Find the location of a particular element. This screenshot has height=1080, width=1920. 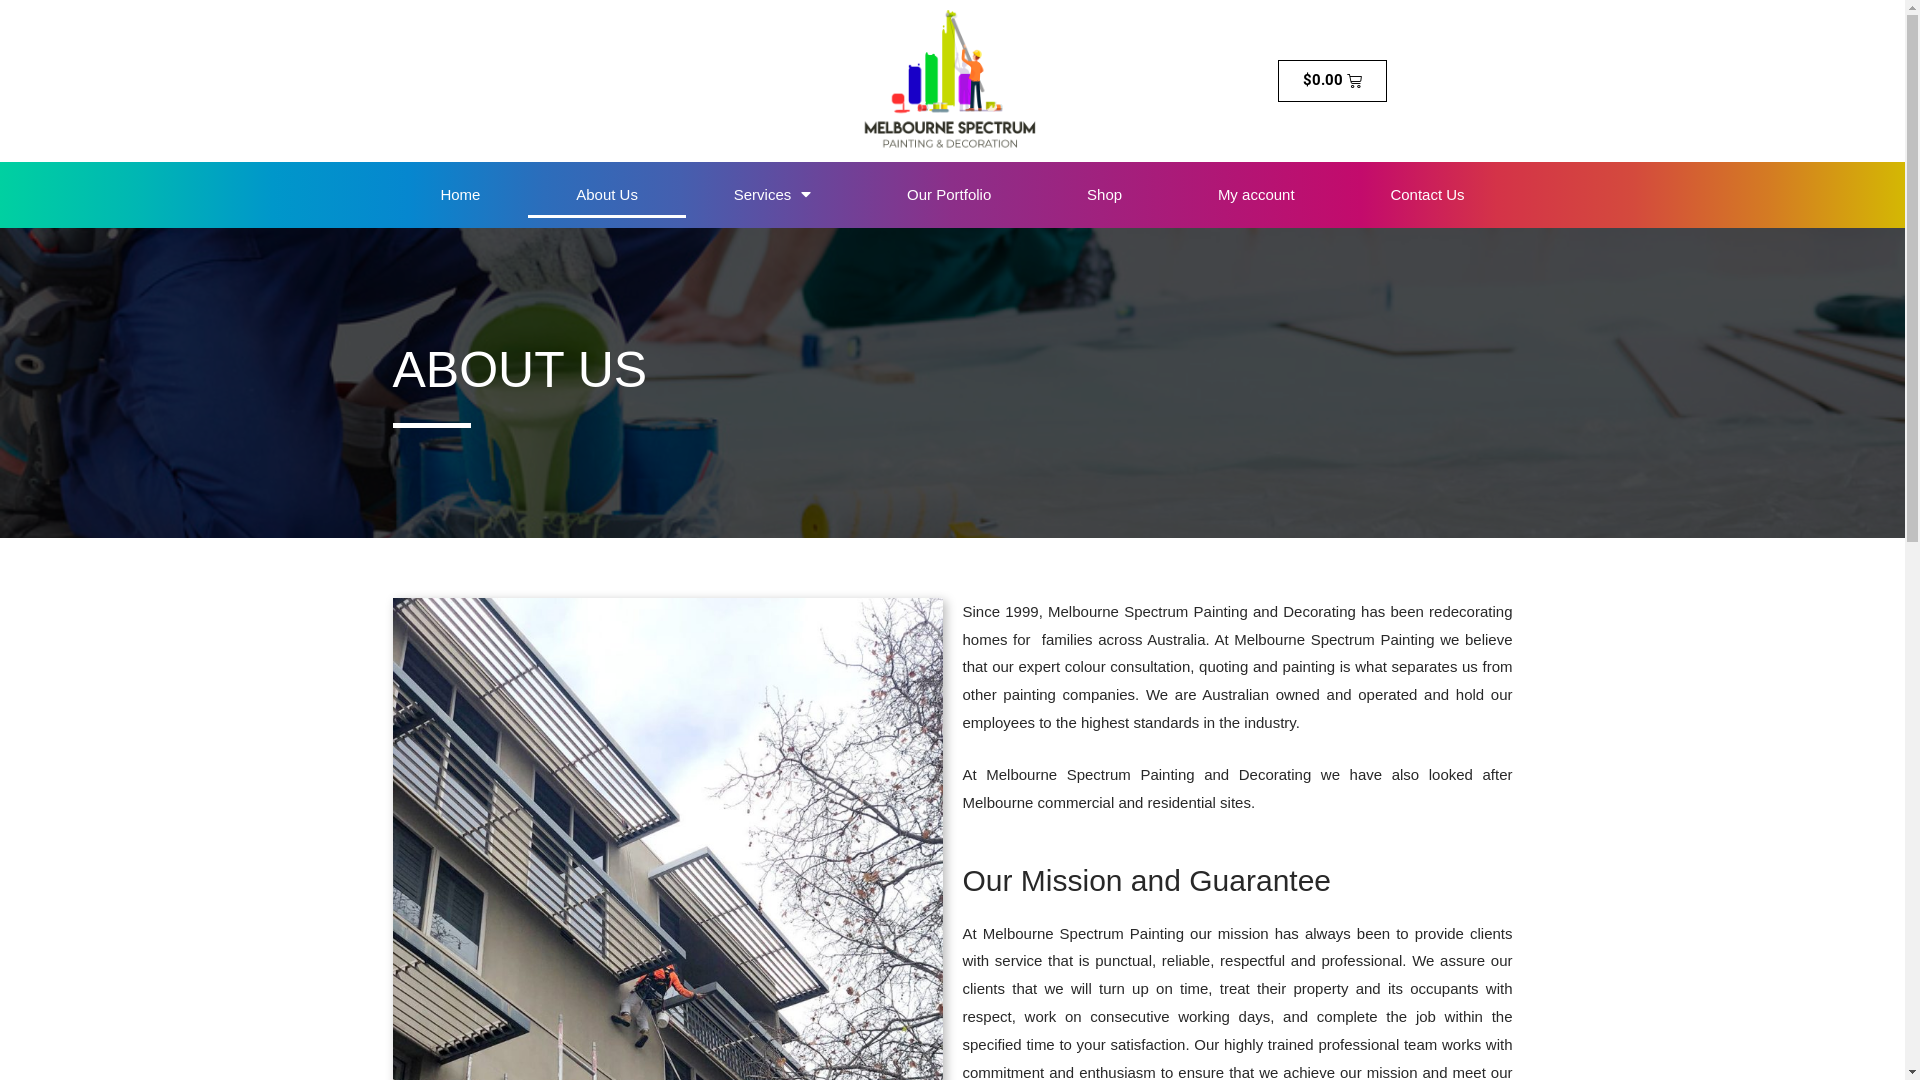

'Shop' is located at coordinates (1103, 195).